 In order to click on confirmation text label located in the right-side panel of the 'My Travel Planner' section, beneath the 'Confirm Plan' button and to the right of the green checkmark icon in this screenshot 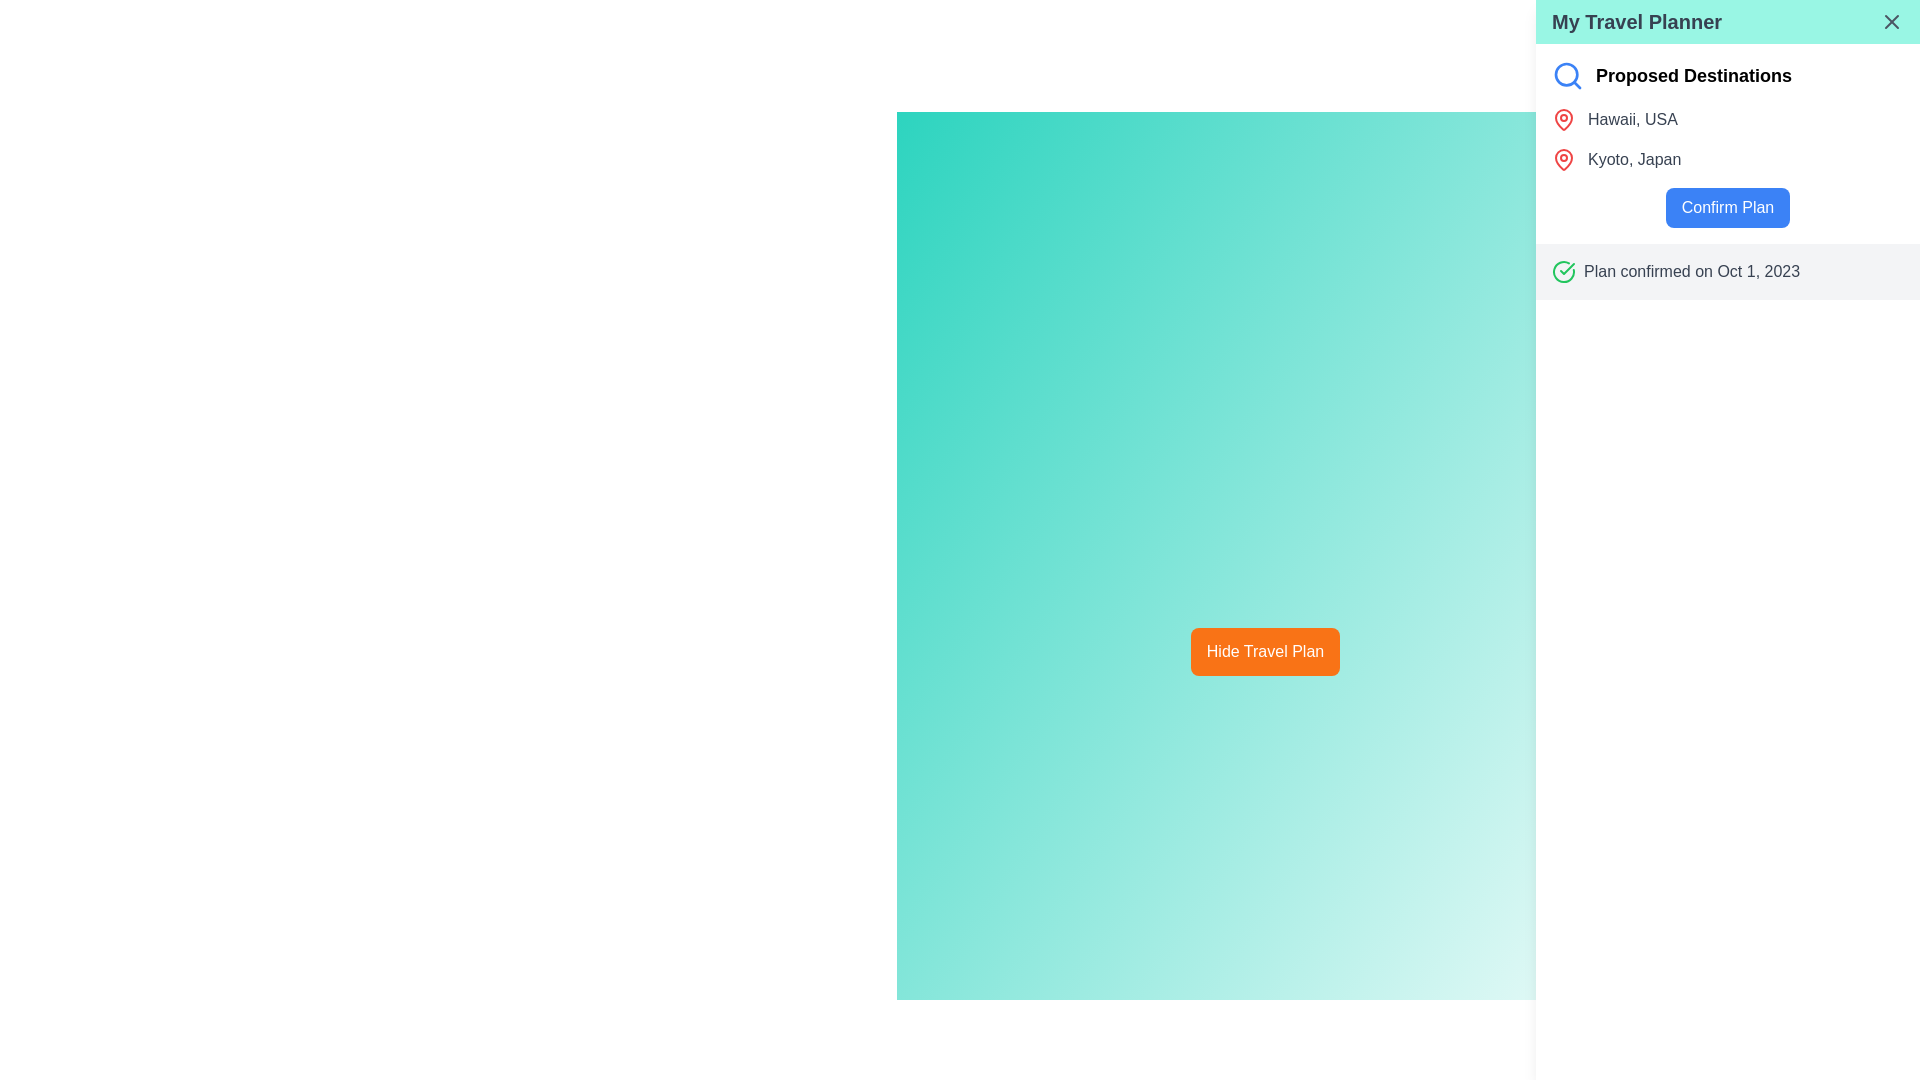, I will do `click(1691, 272)`.